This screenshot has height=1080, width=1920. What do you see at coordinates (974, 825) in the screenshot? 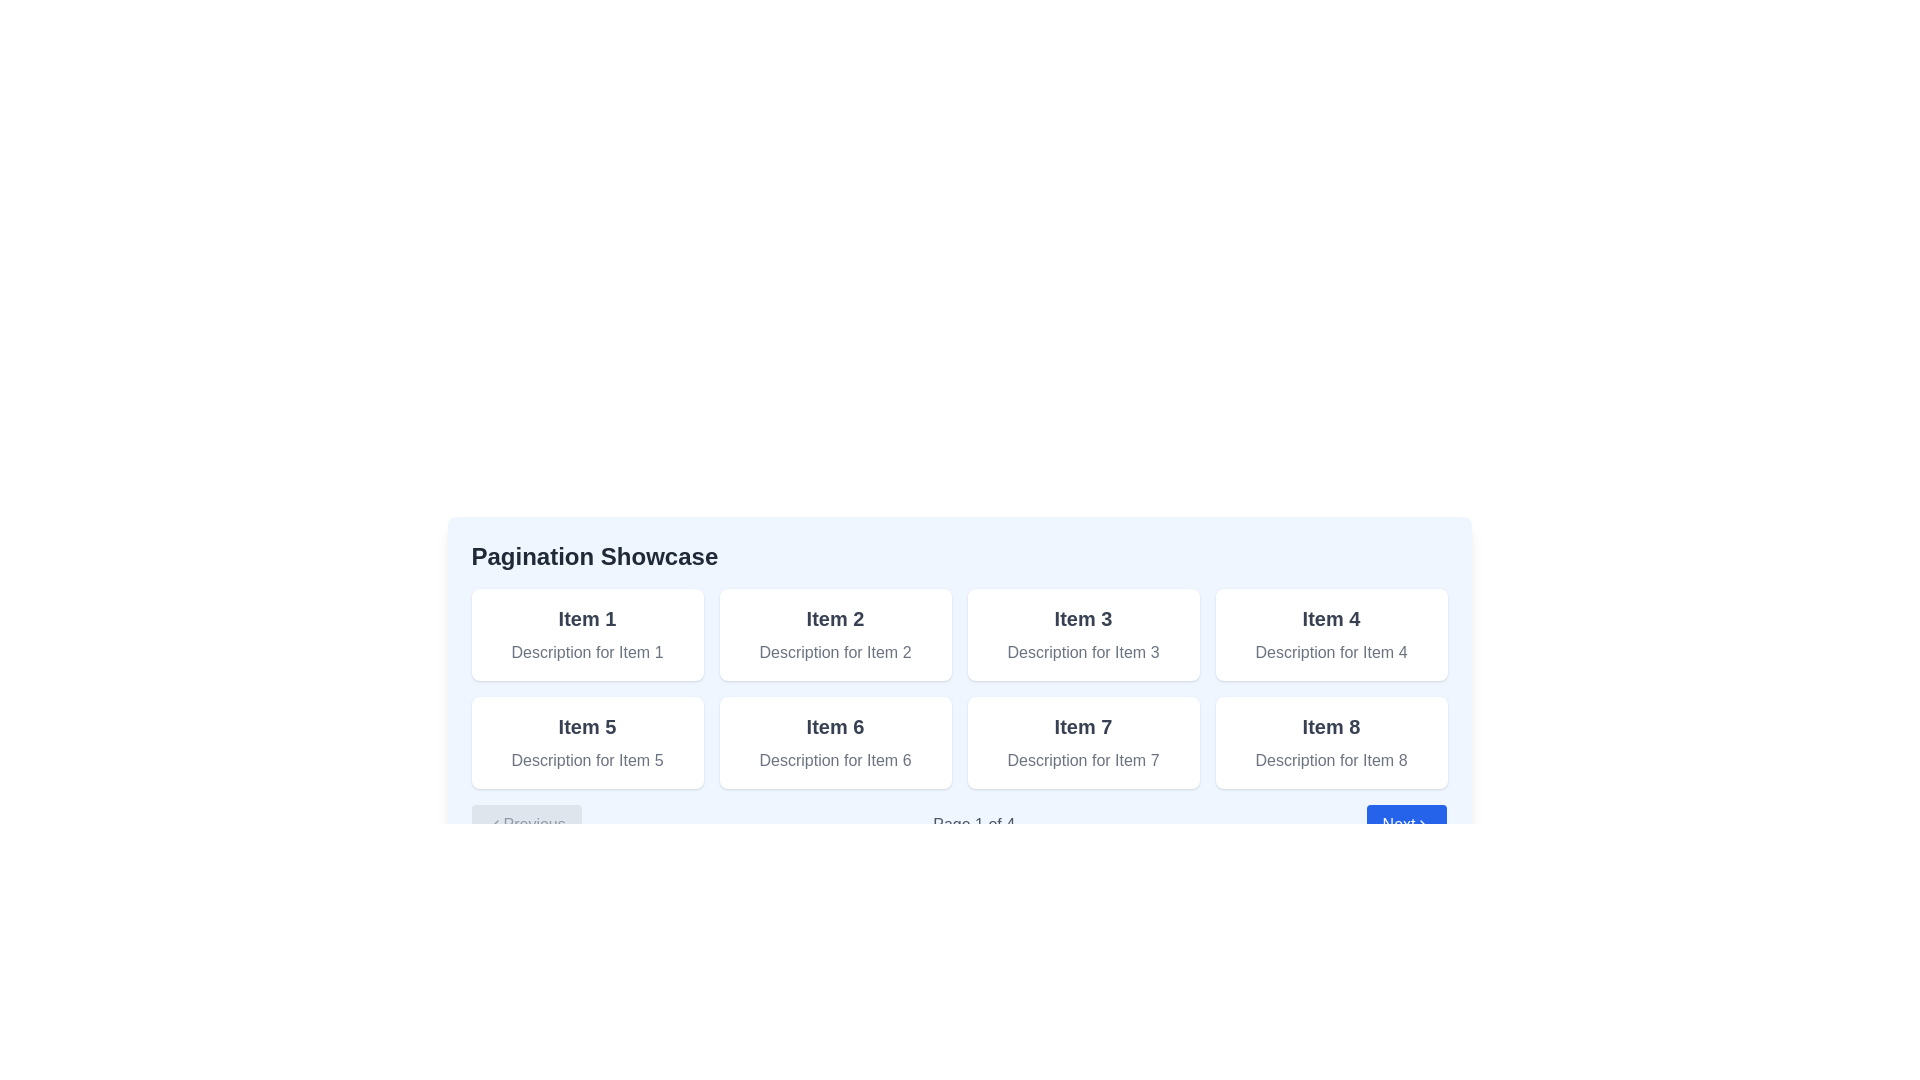
I see `the text label displaying 'Page 1 of 4', which is located between the 'Previous' and 'Next' buttons in the pagination control at the bottom of the content section` at bounding box center [974, 825].